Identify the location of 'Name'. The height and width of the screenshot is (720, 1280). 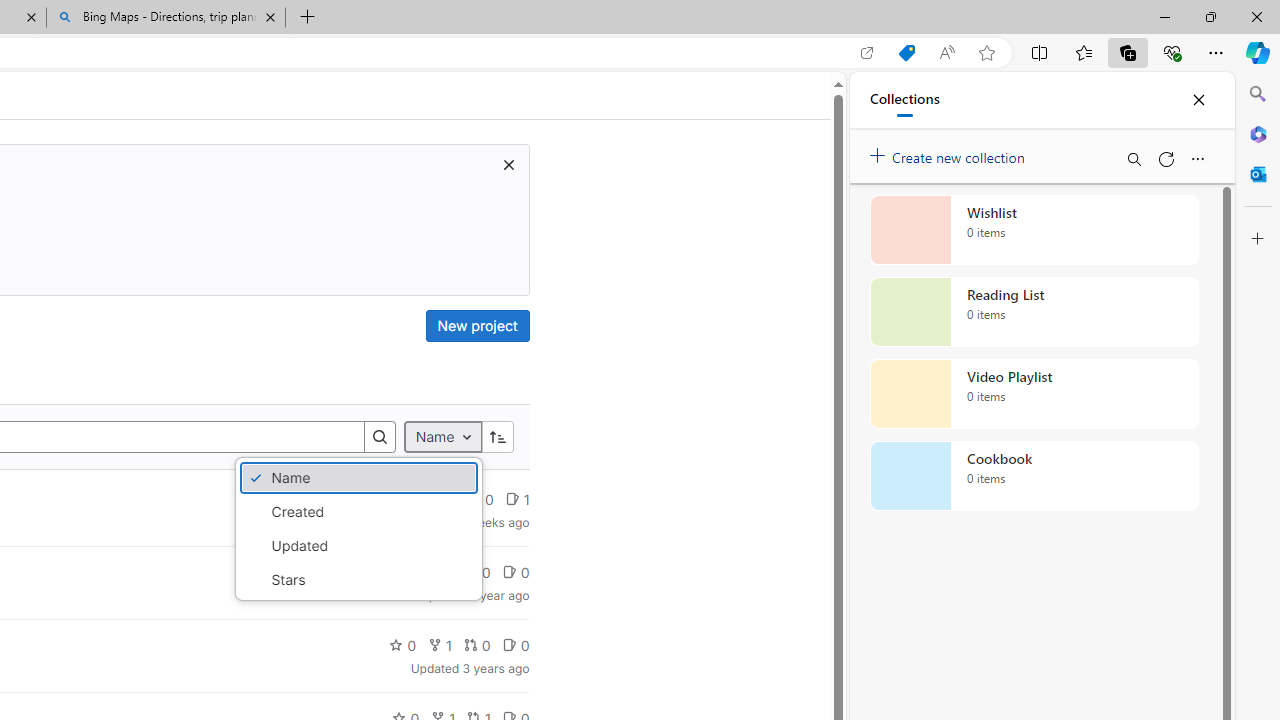
(359, 478).